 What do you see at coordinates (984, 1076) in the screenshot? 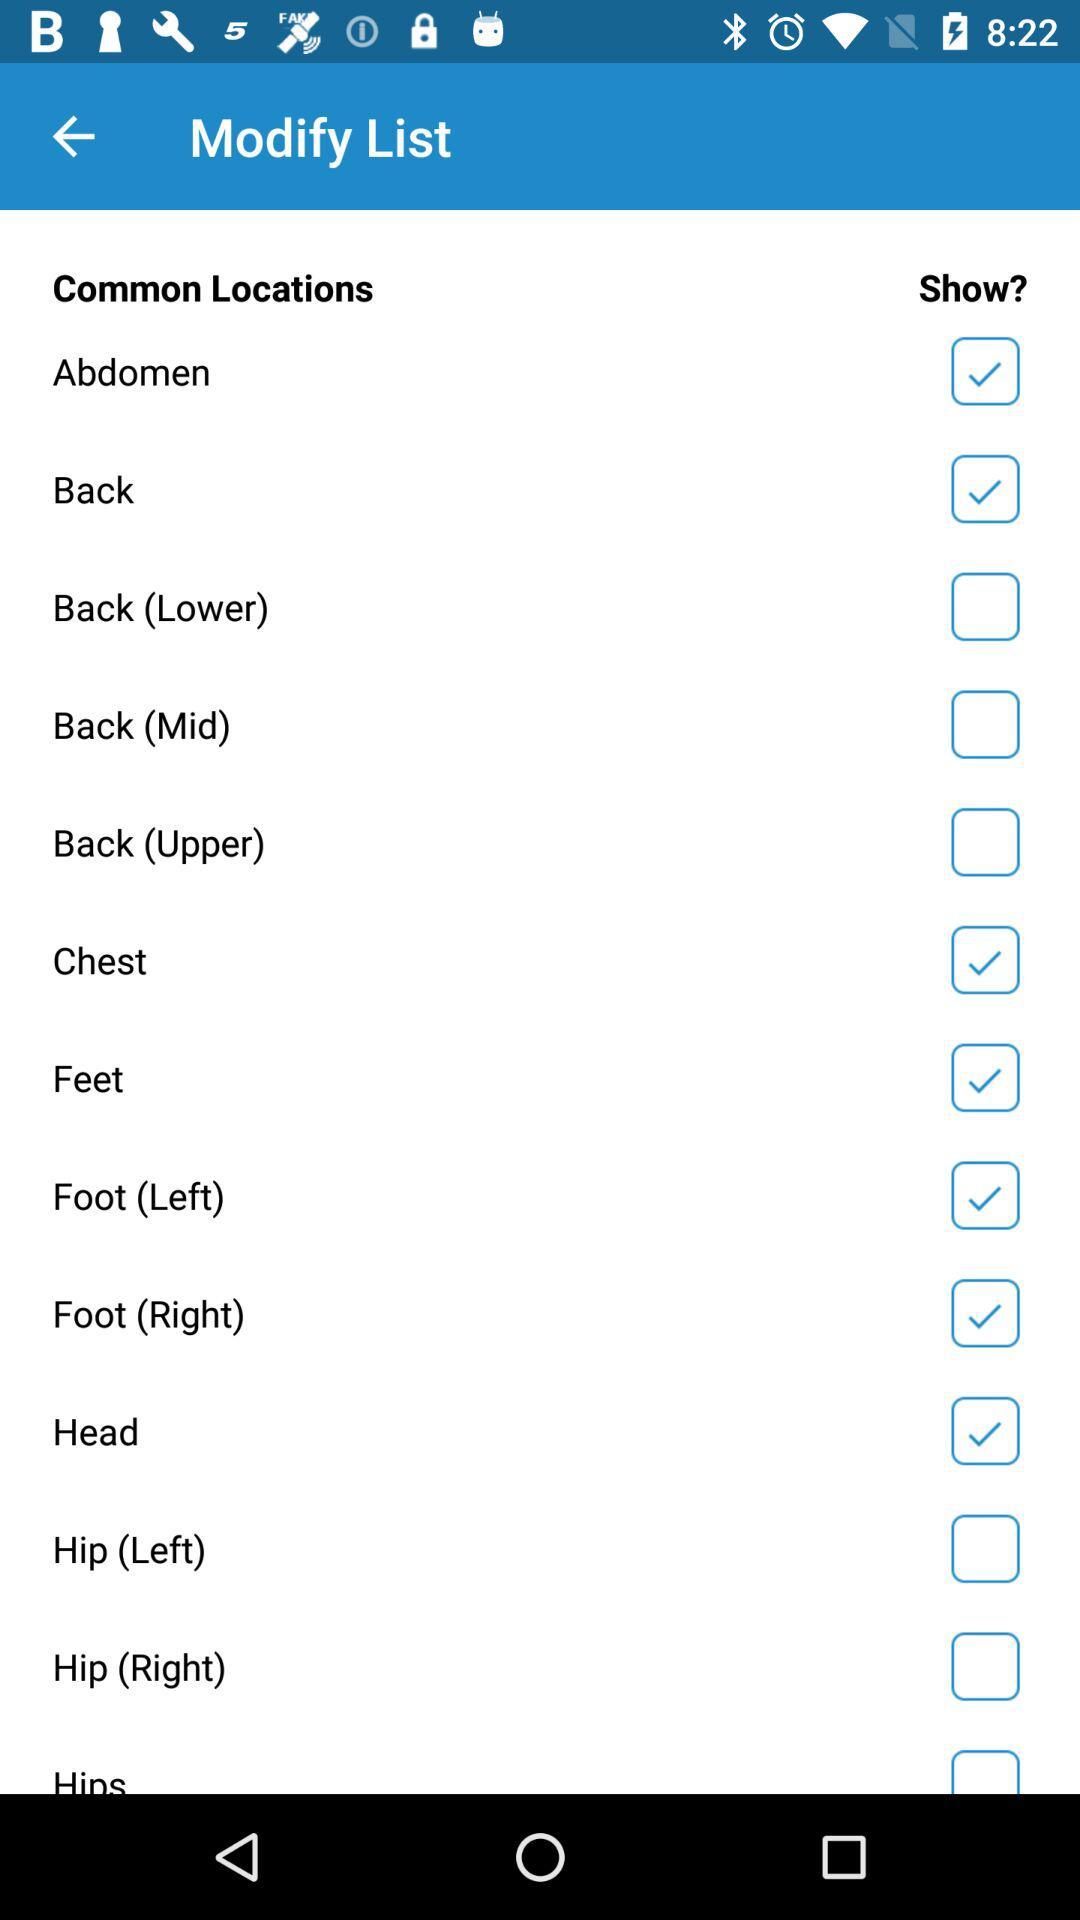
I see `feet` at bounding box center [984, 1076].